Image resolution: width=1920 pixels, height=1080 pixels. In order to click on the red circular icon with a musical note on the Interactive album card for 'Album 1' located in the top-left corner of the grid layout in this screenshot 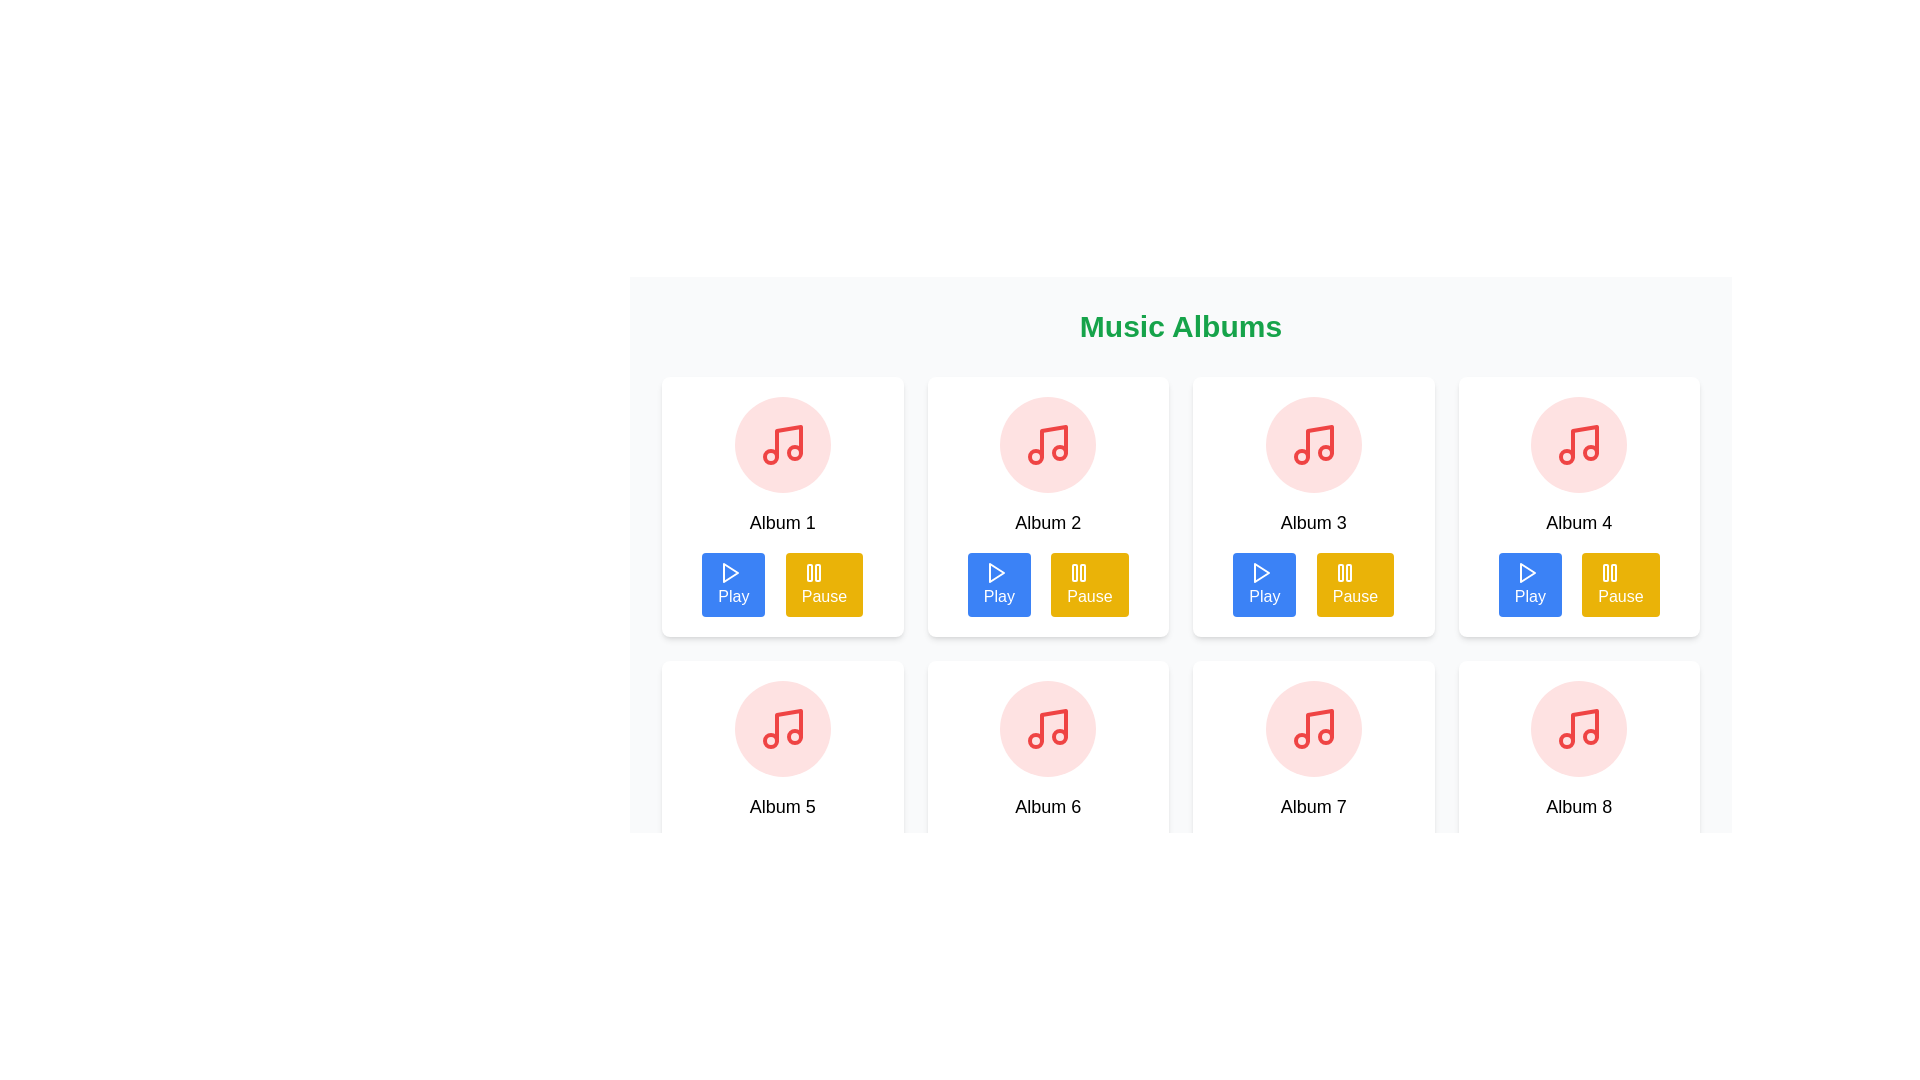, I will do `click(781, 505)`.